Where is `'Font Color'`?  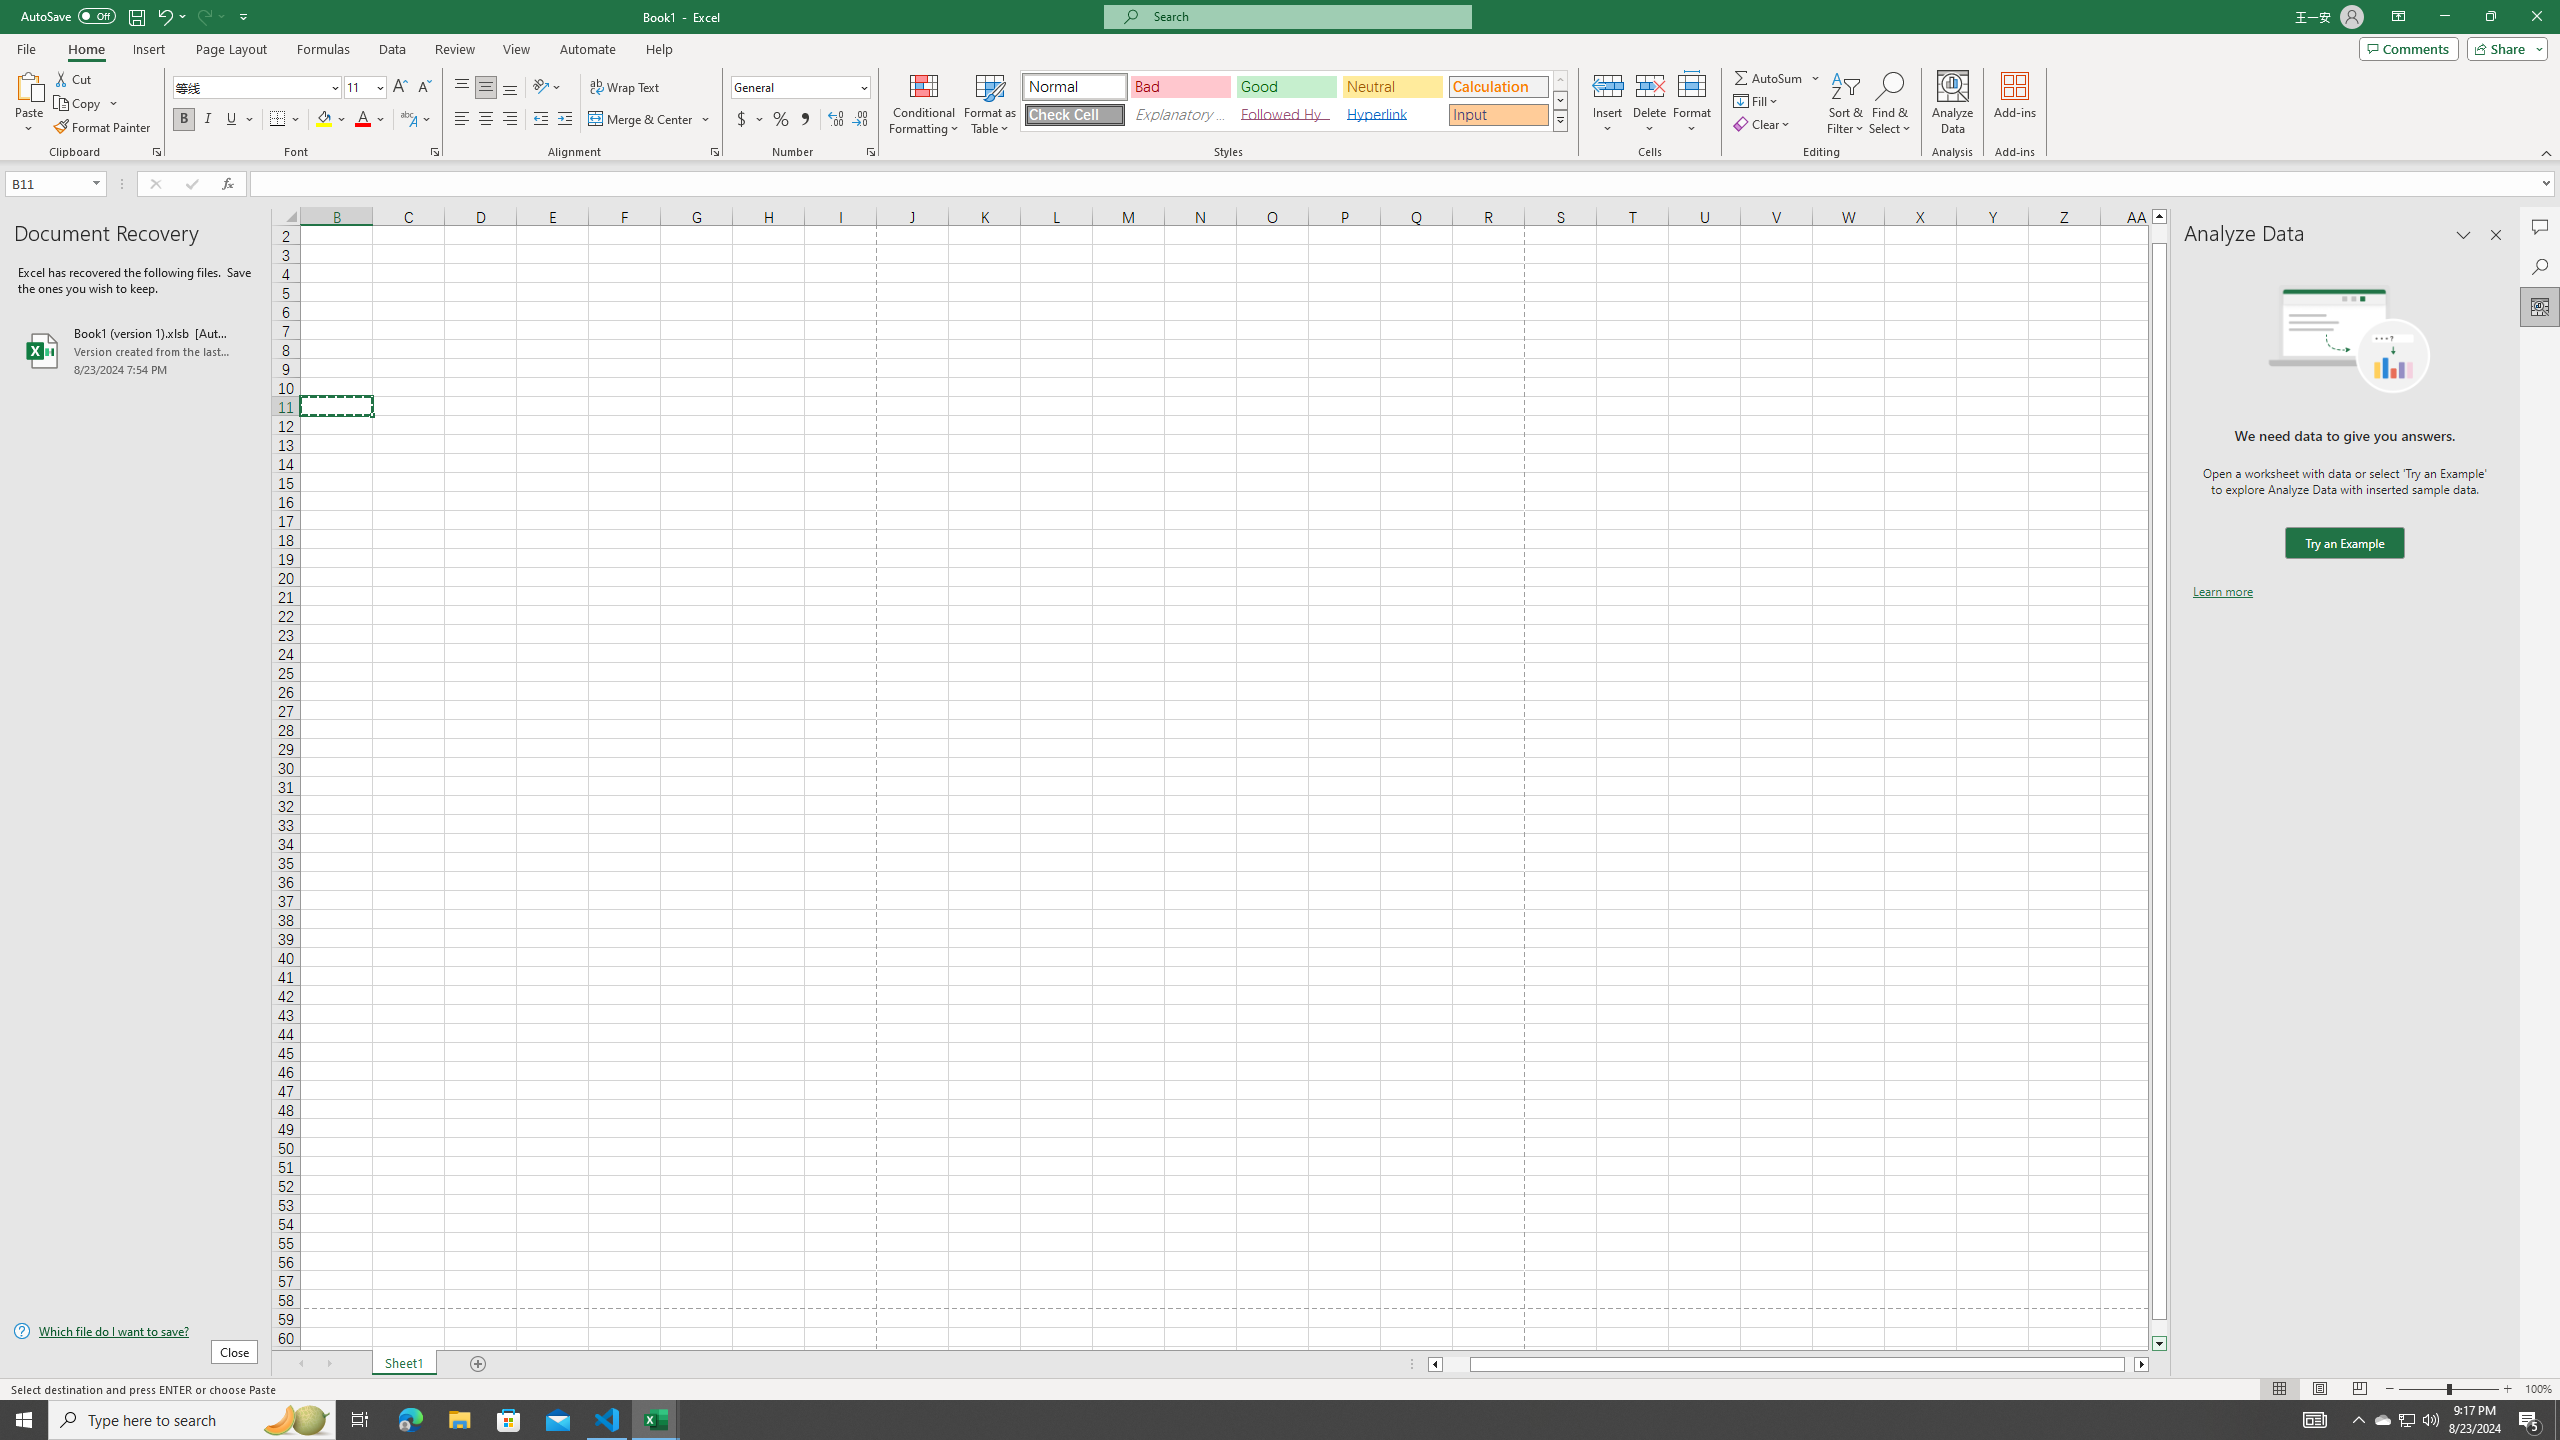
'Font Color' is located at coordinates (370, 118).